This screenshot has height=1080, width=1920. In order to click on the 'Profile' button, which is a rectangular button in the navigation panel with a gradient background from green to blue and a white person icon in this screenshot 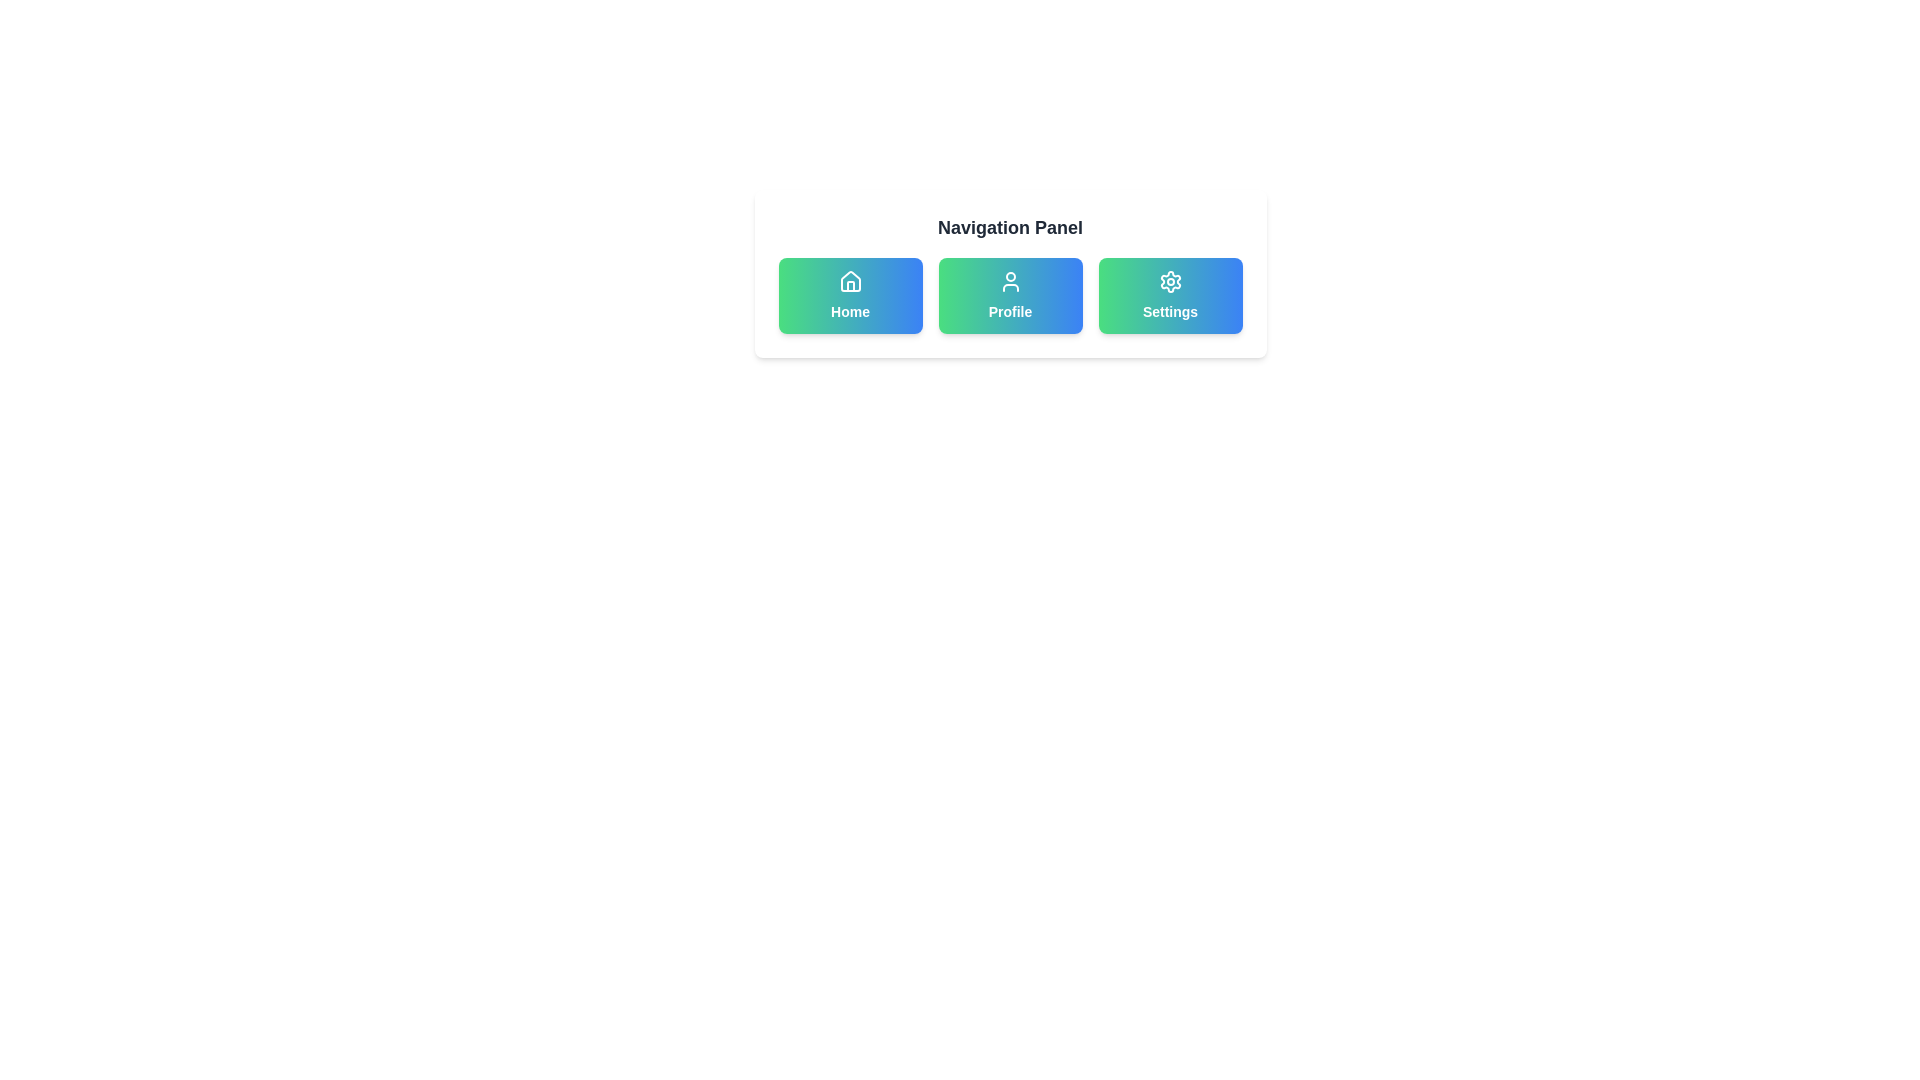, I will do `click(1010, 296)`.